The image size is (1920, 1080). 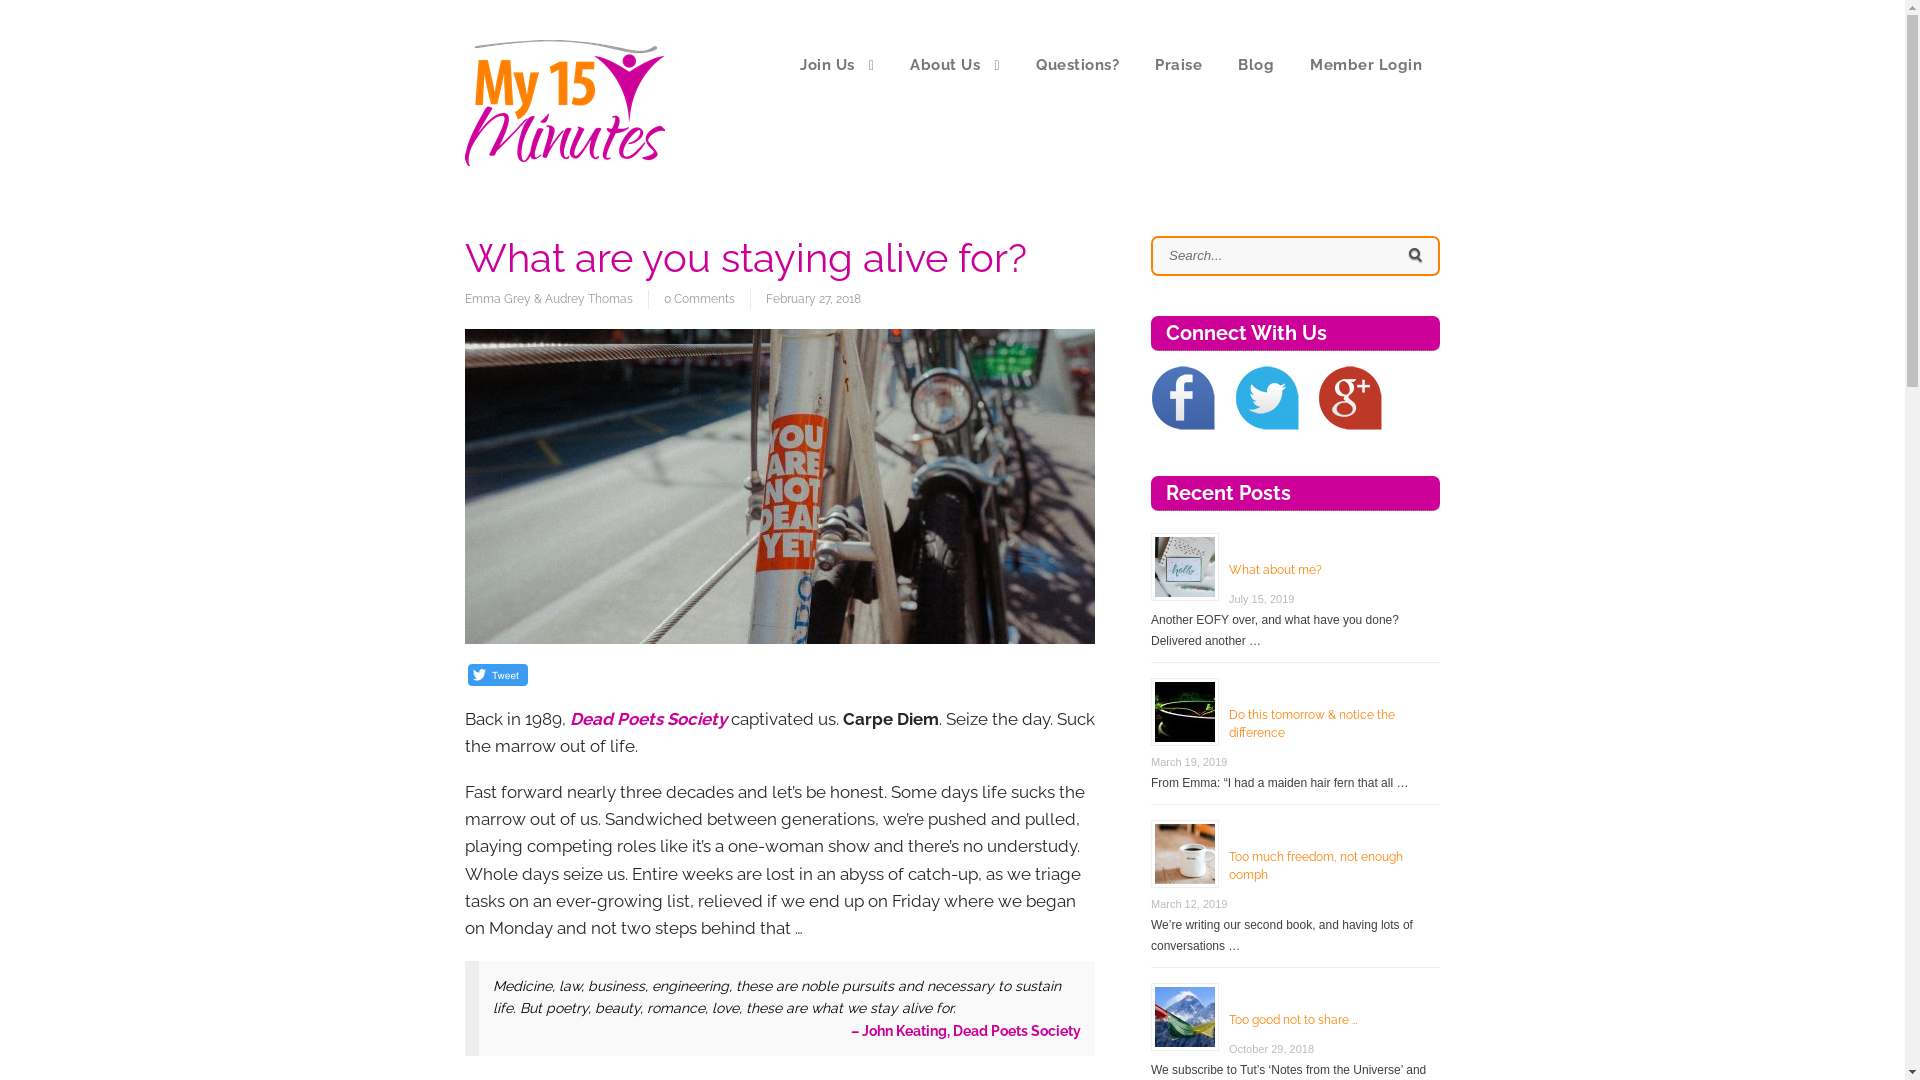 I want to click on 'What about me?', so click(x=1274, y=570).